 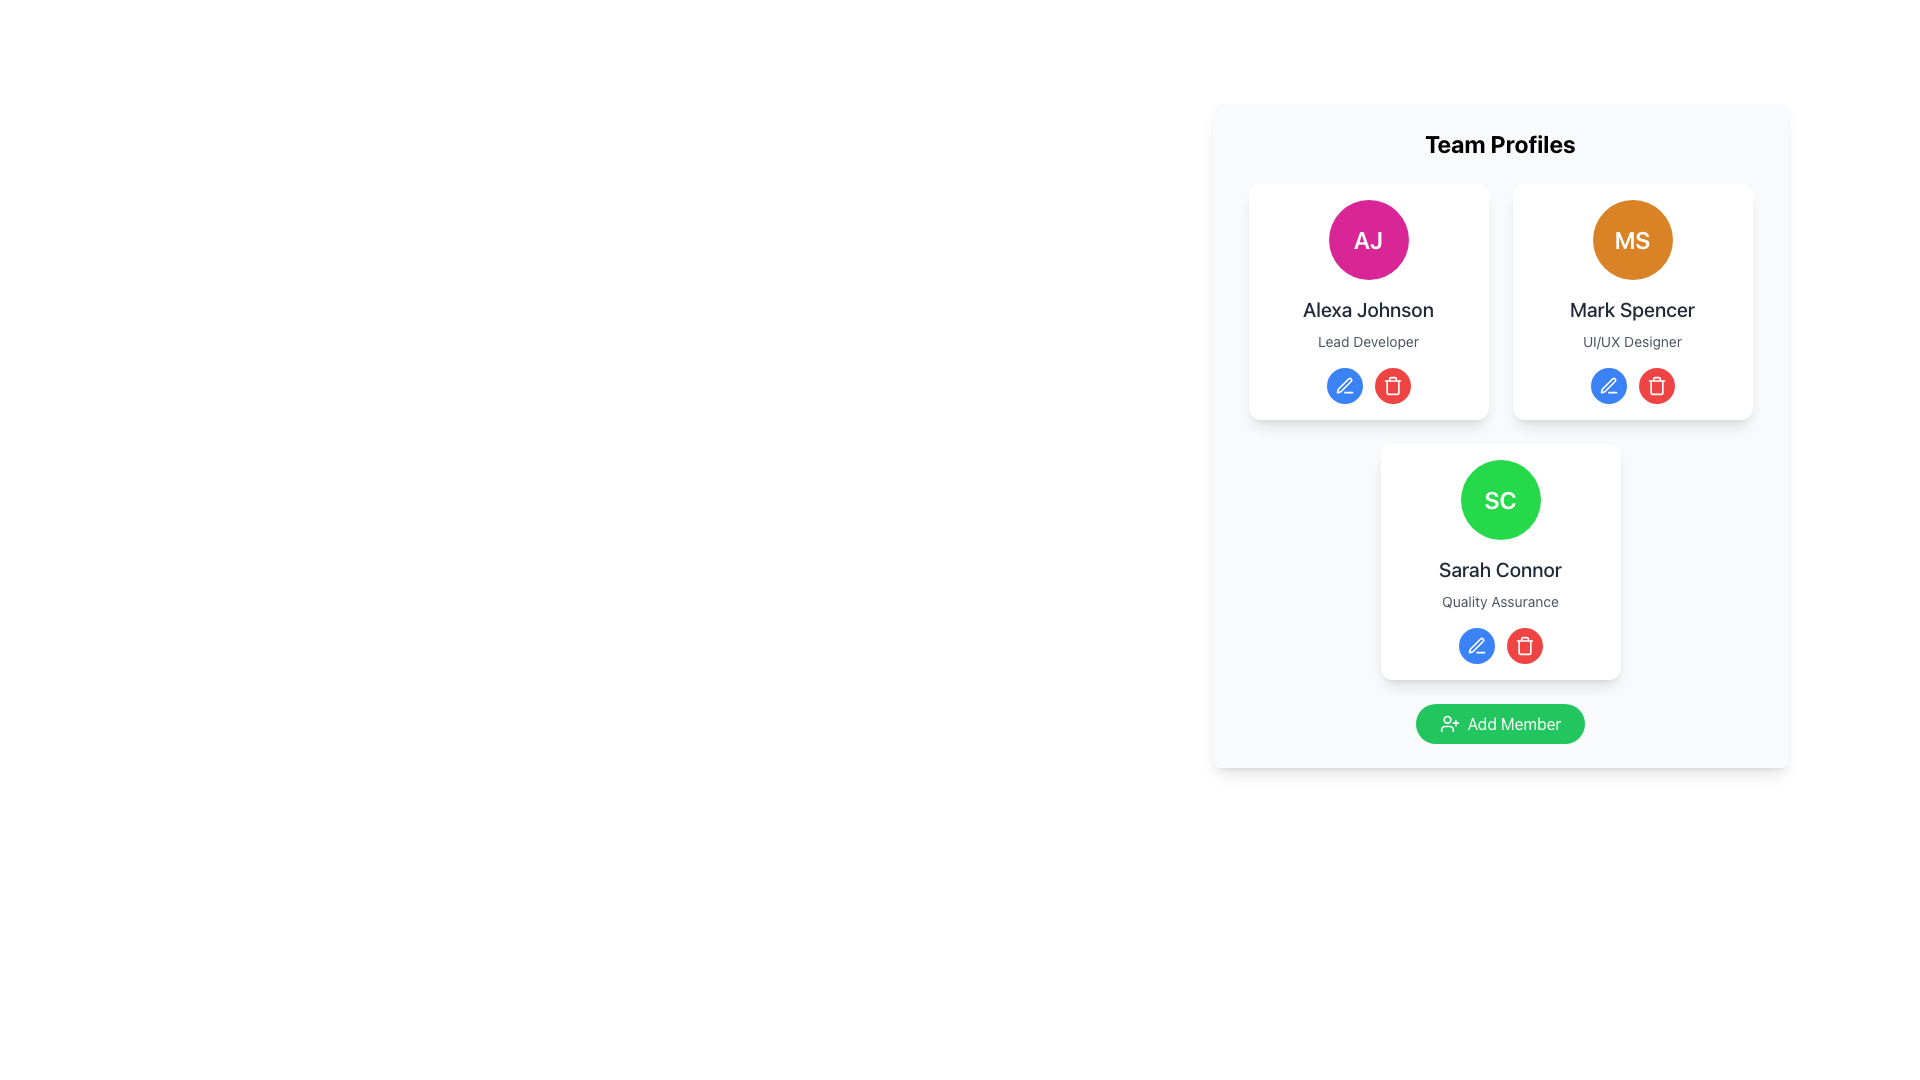 What do you see at coordinates (1476, 645) in the screenshot?
I see `the edit button for 'Sarah Connor' to change its background color` at bounding box center [1476, 645].